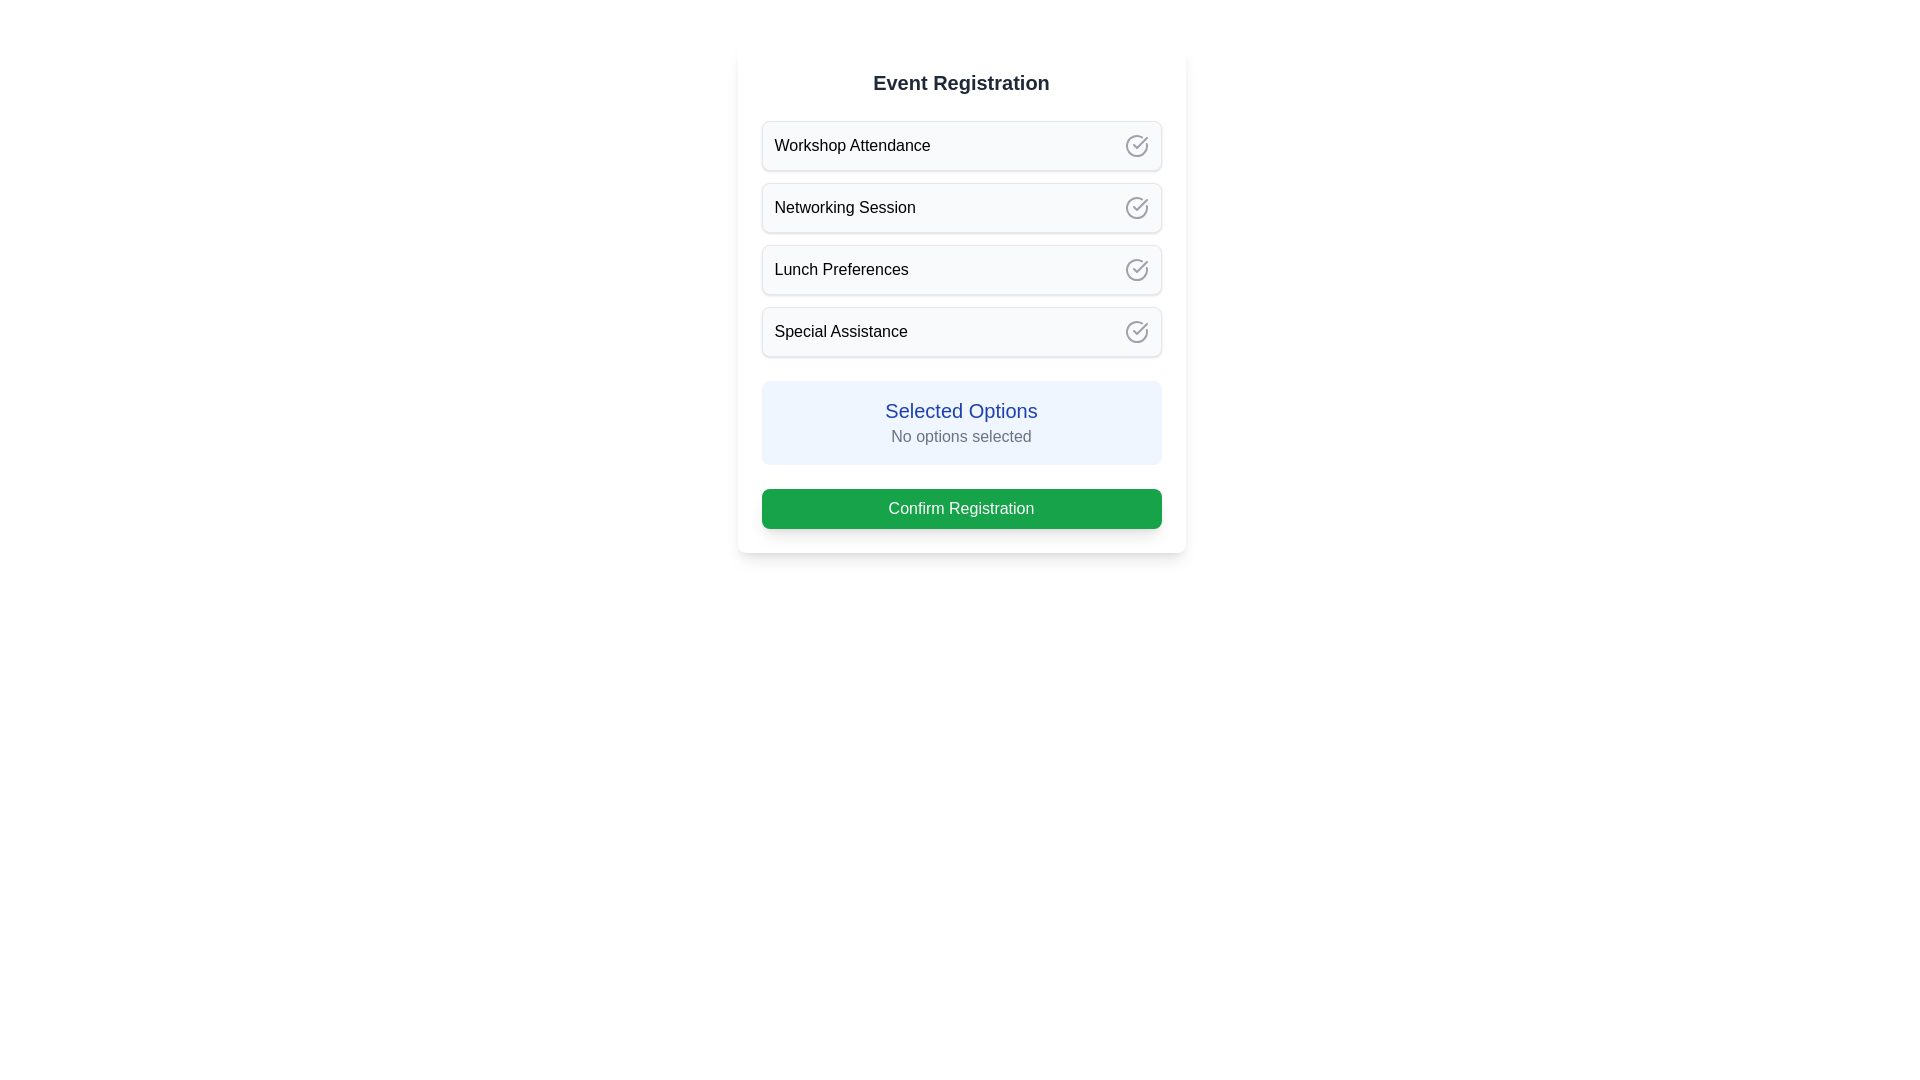  I want to click on the checkmark icon within a circular border located to the right of the 'Lunch Preferences' text in the third row of the list, to use it as part of understanding the overall interface theme, so click(1136, 270).